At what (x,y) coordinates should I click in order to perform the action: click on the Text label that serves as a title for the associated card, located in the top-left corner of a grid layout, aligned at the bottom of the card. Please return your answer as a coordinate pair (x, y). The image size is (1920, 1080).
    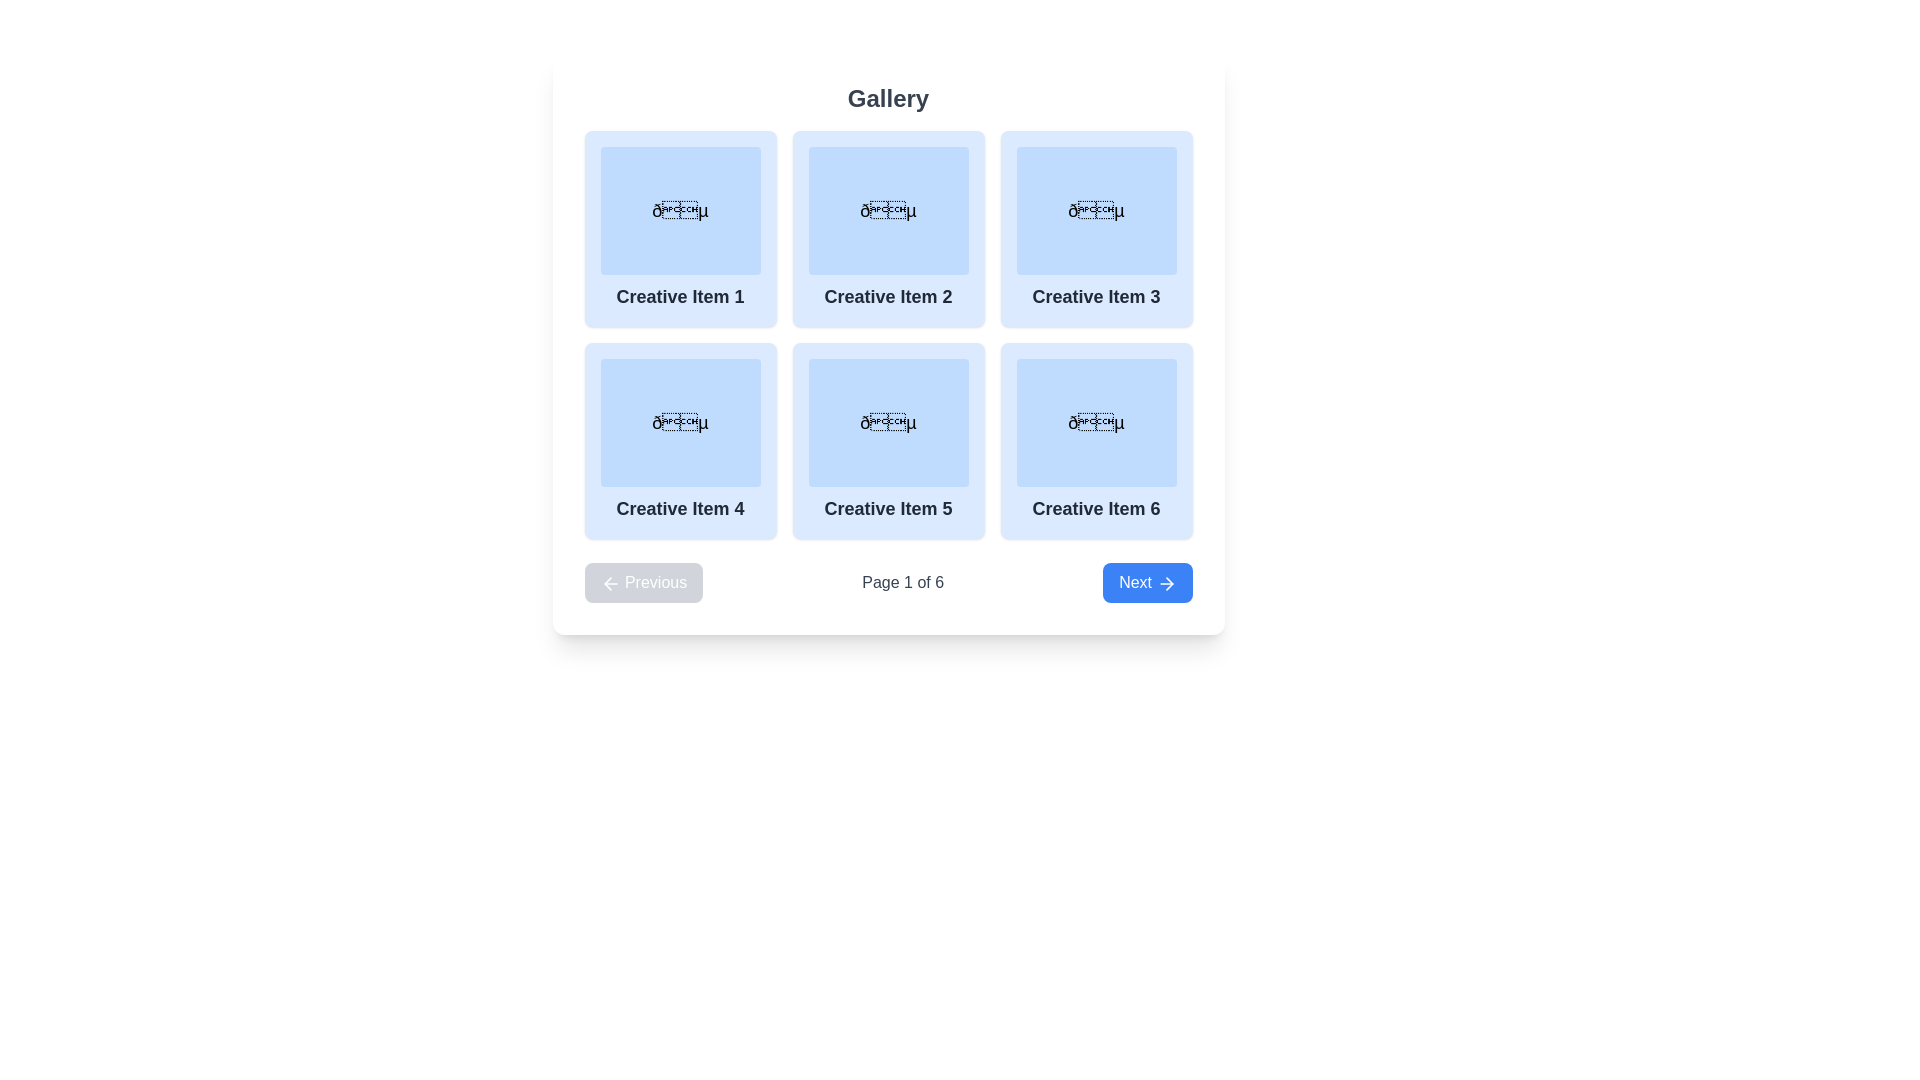
    Looking at the image, I should click on (680, 297).